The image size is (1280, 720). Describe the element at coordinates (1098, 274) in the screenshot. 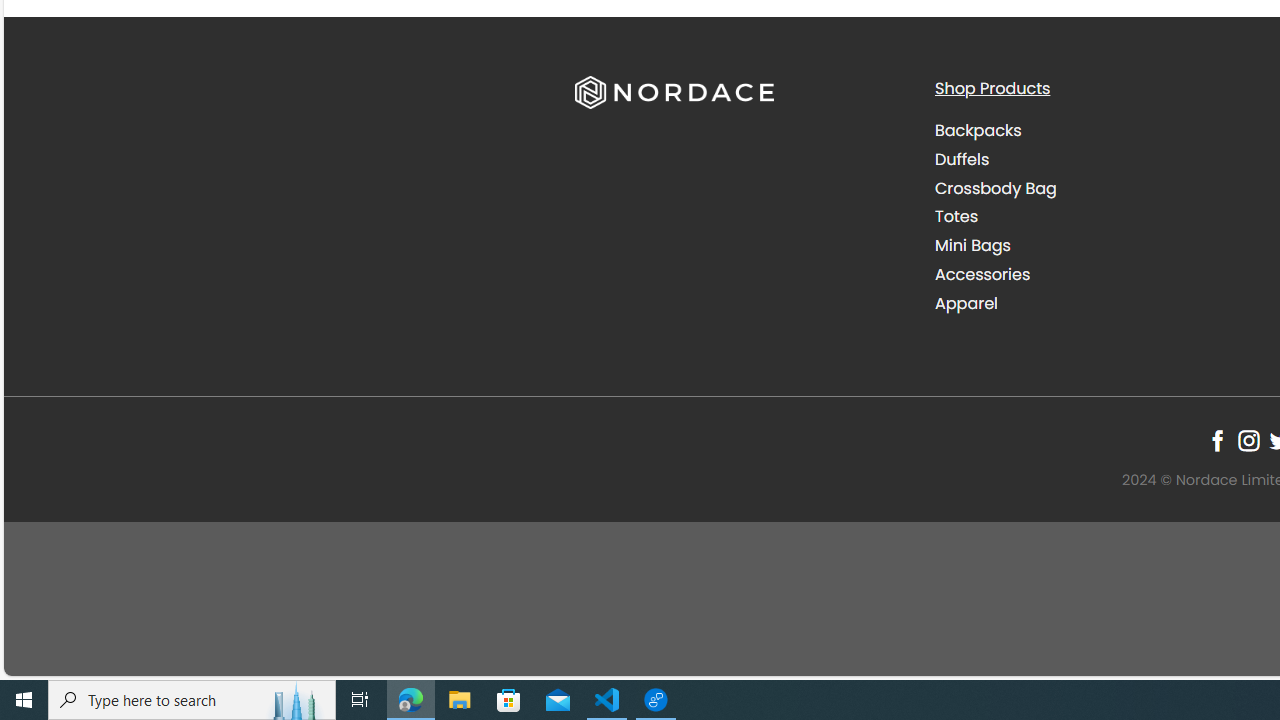

I see `'Accessories'` at that location.